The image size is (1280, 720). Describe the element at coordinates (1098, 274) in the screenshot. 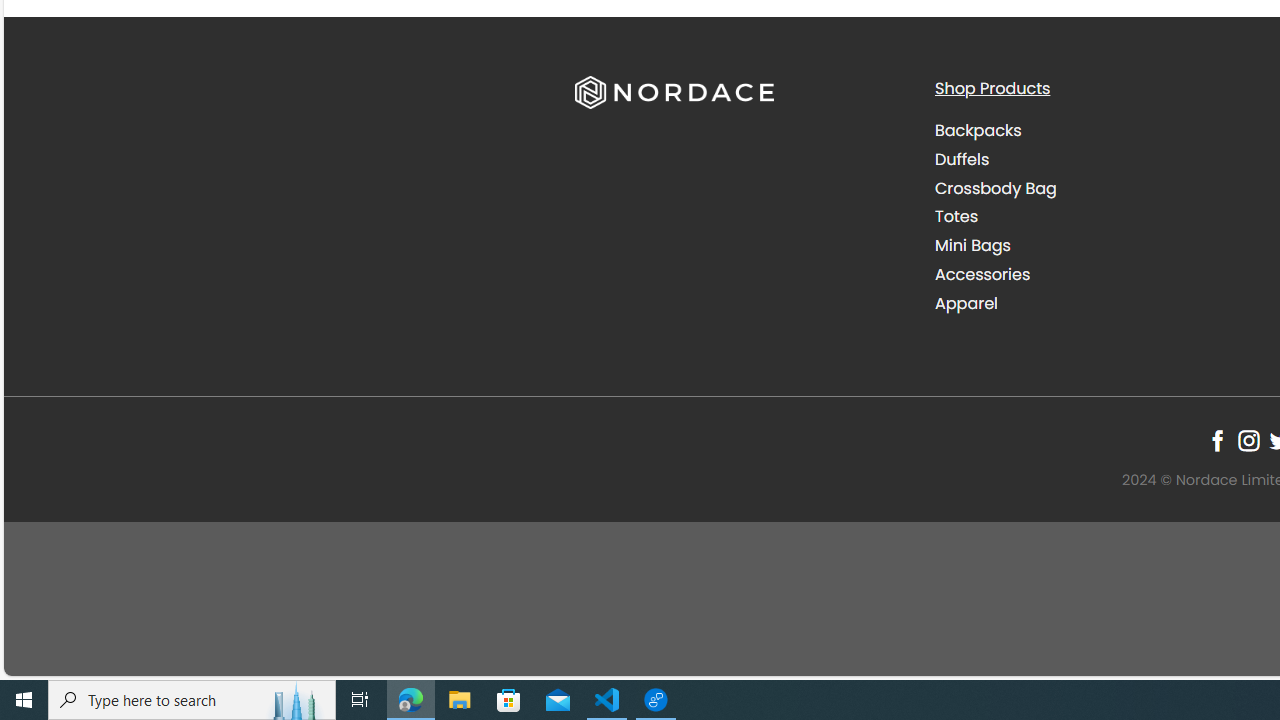

I see `'Accessories'` at that location.